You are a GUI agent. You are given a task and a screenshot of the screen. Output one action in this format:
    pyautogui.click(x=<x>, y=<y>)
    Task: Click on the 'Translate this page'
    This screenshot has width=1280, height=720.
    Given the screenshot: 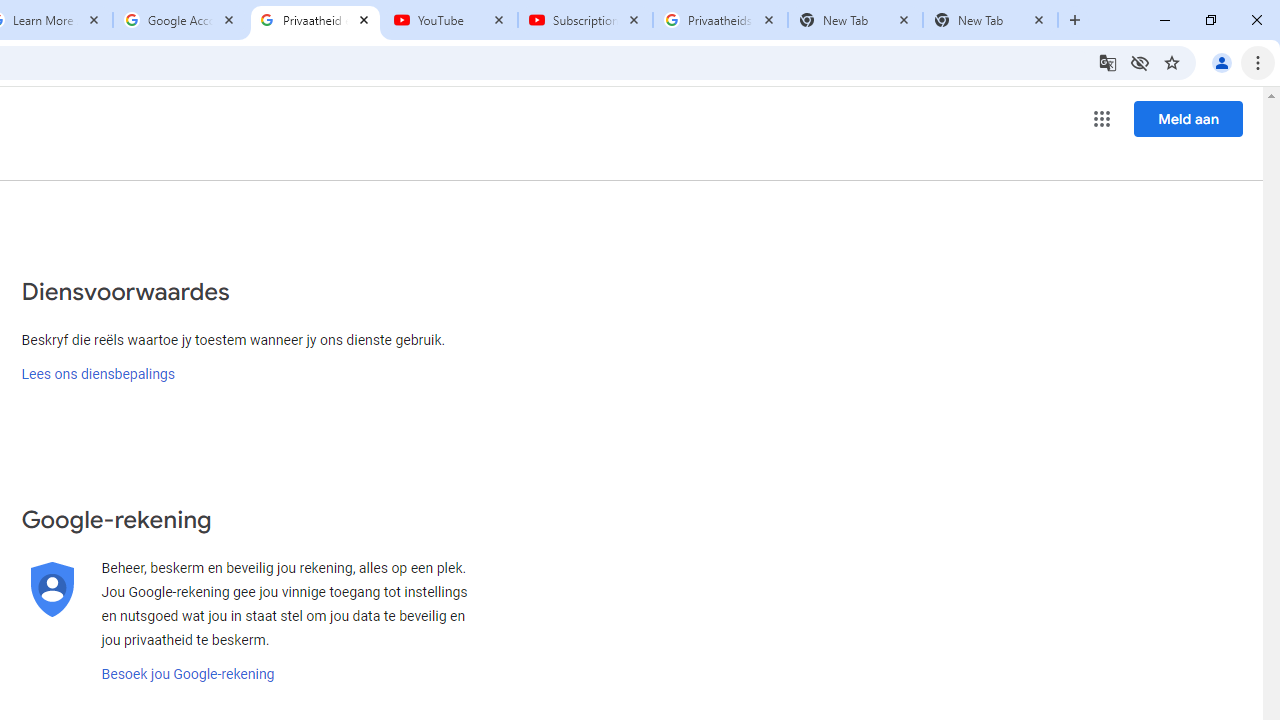 What is the action you would take?
    pyautogui.click(x=1106, y=61)
    